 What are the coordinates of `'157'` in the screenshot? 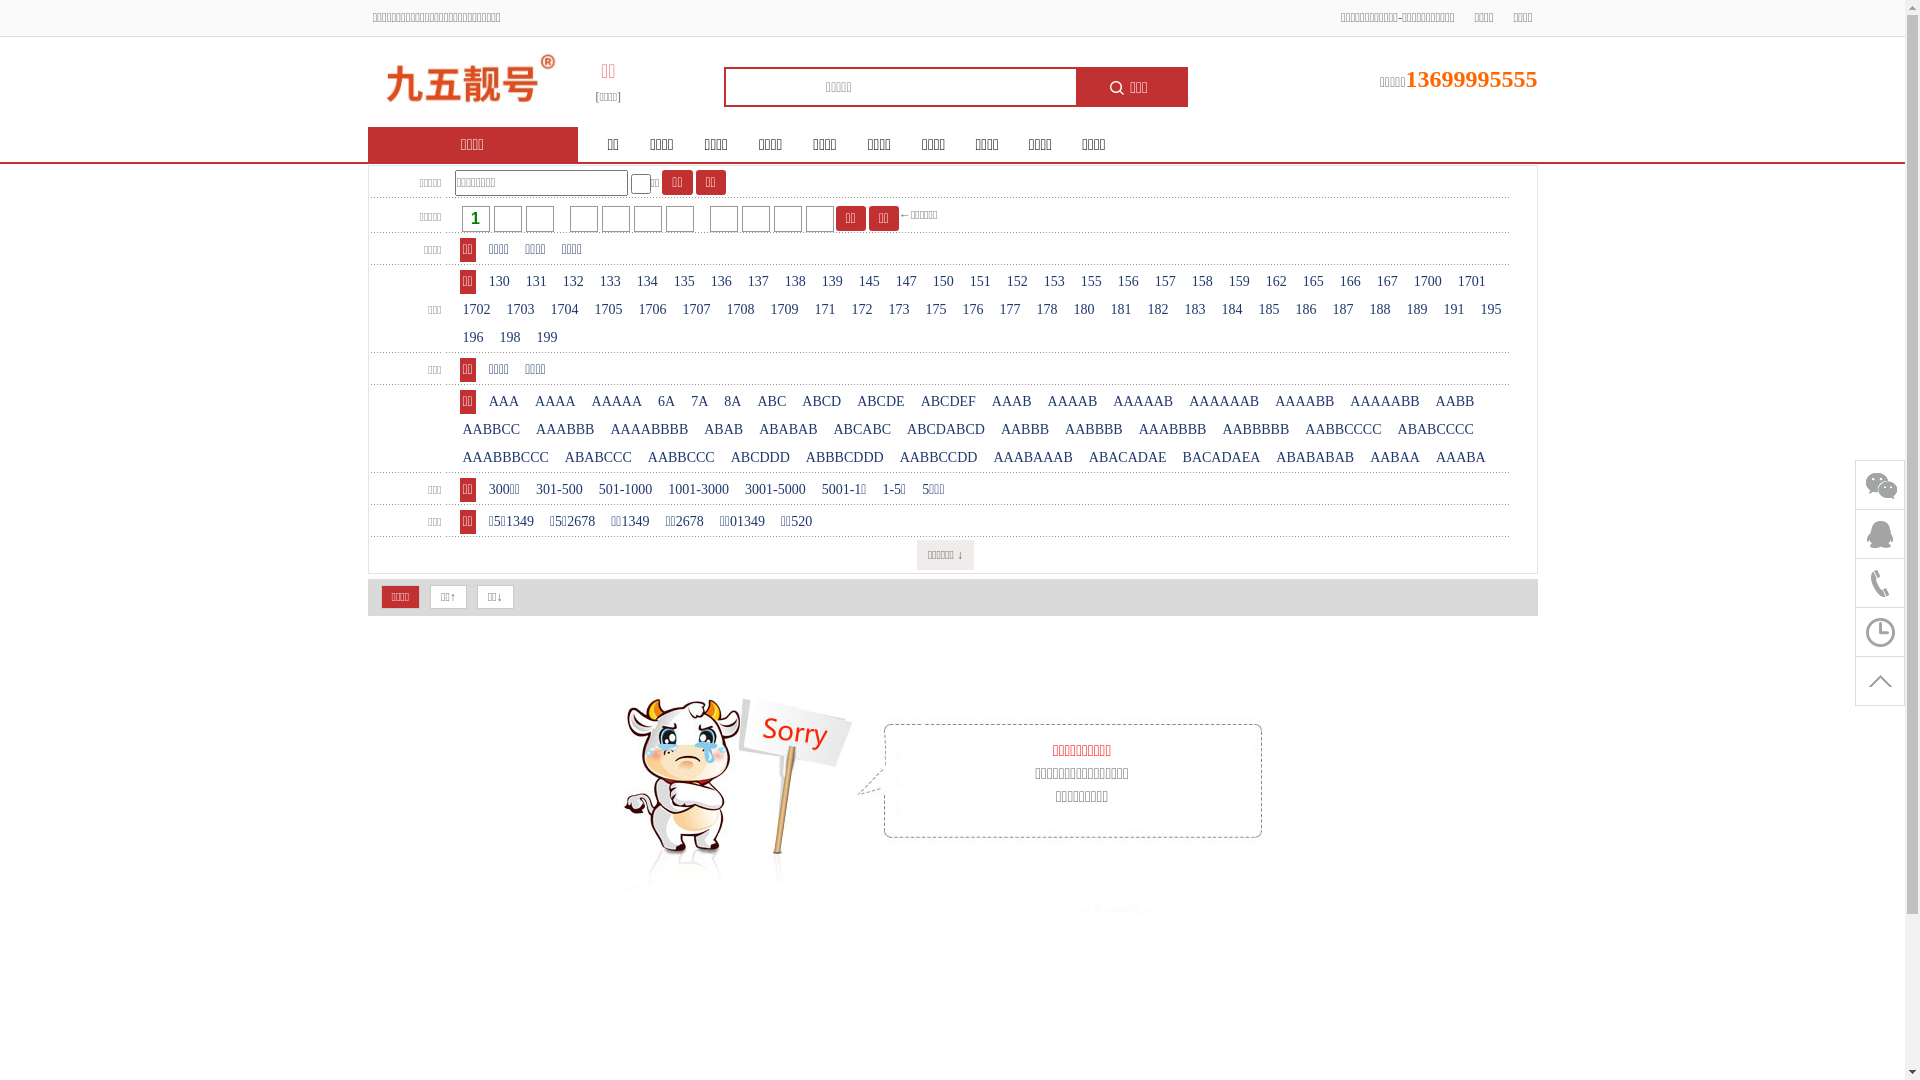 It's located at (1165, 281).